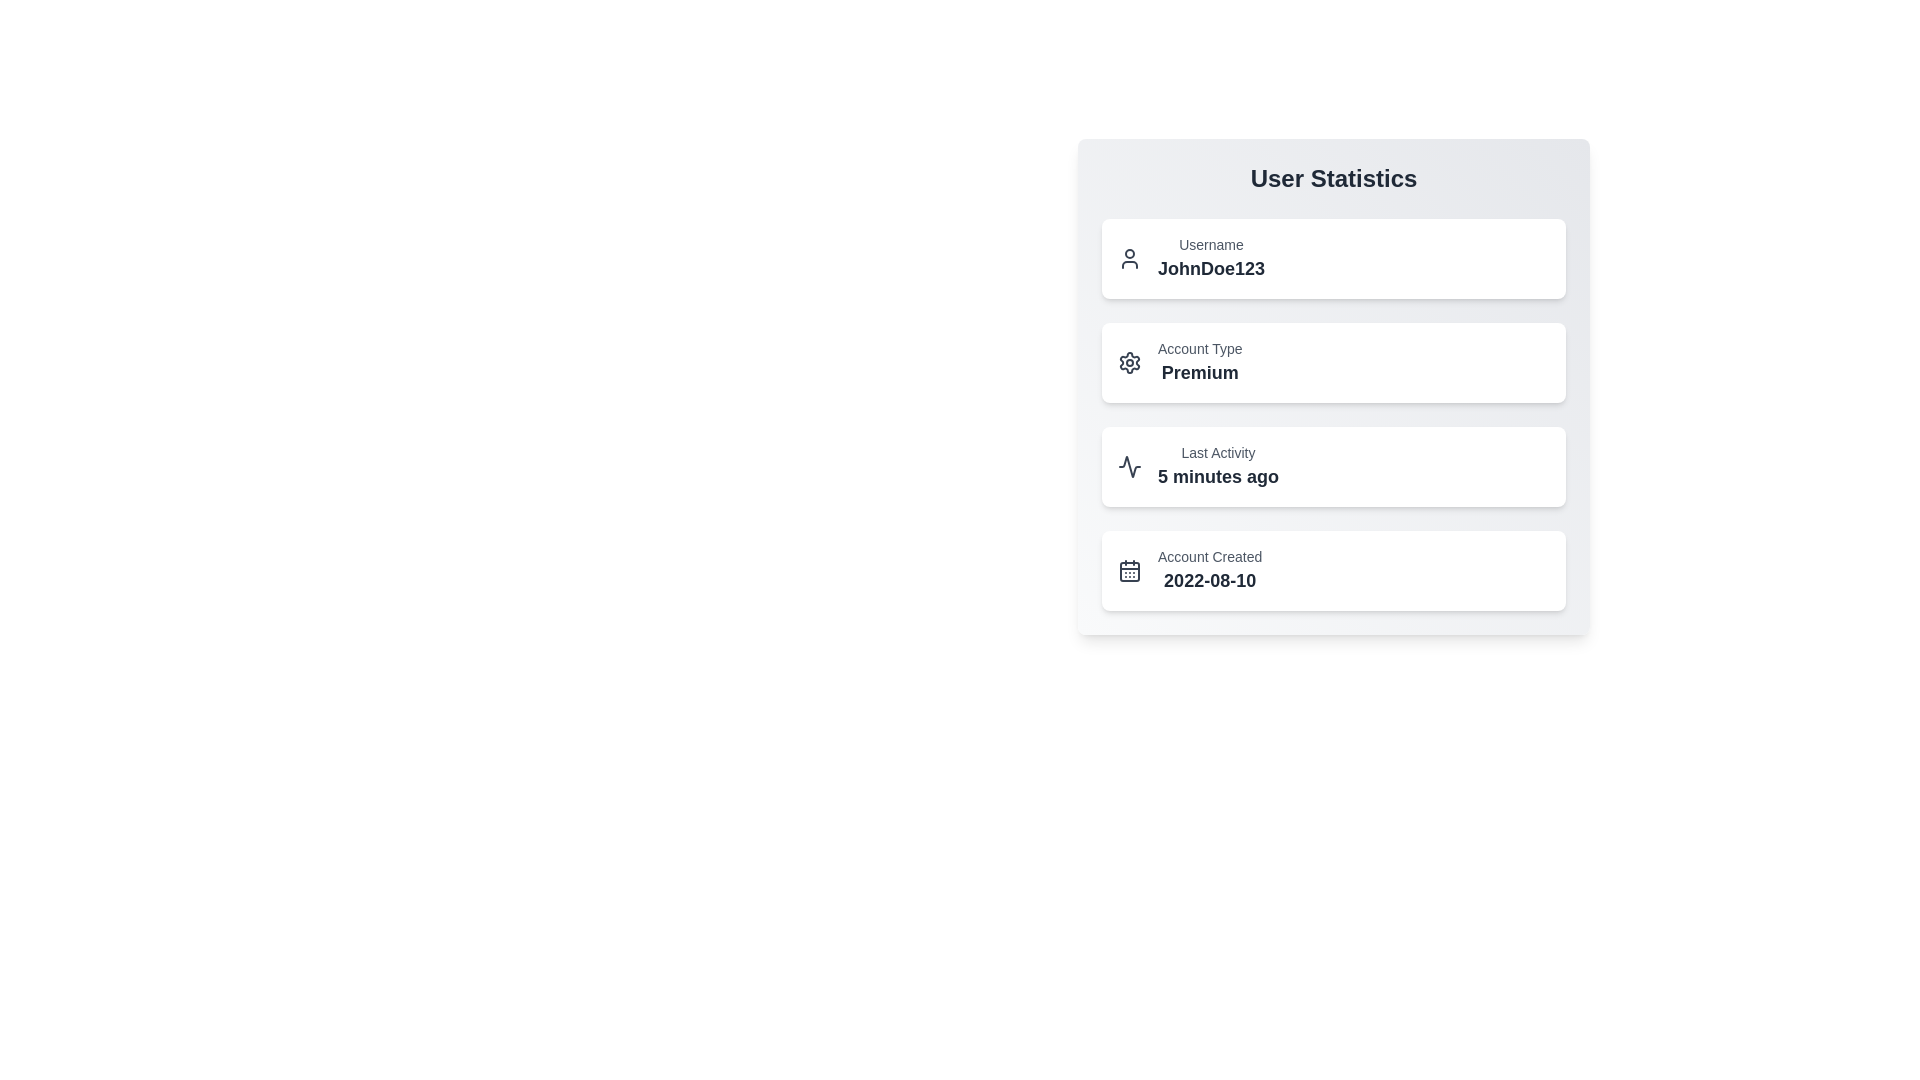 The image size is (1920, 1080). I want to click on text content of the 'Username' display, which shows 'JohnDoe123' in a larger, bold font, located in the 'User Statistics' section of the interface, so click(1210, 257).